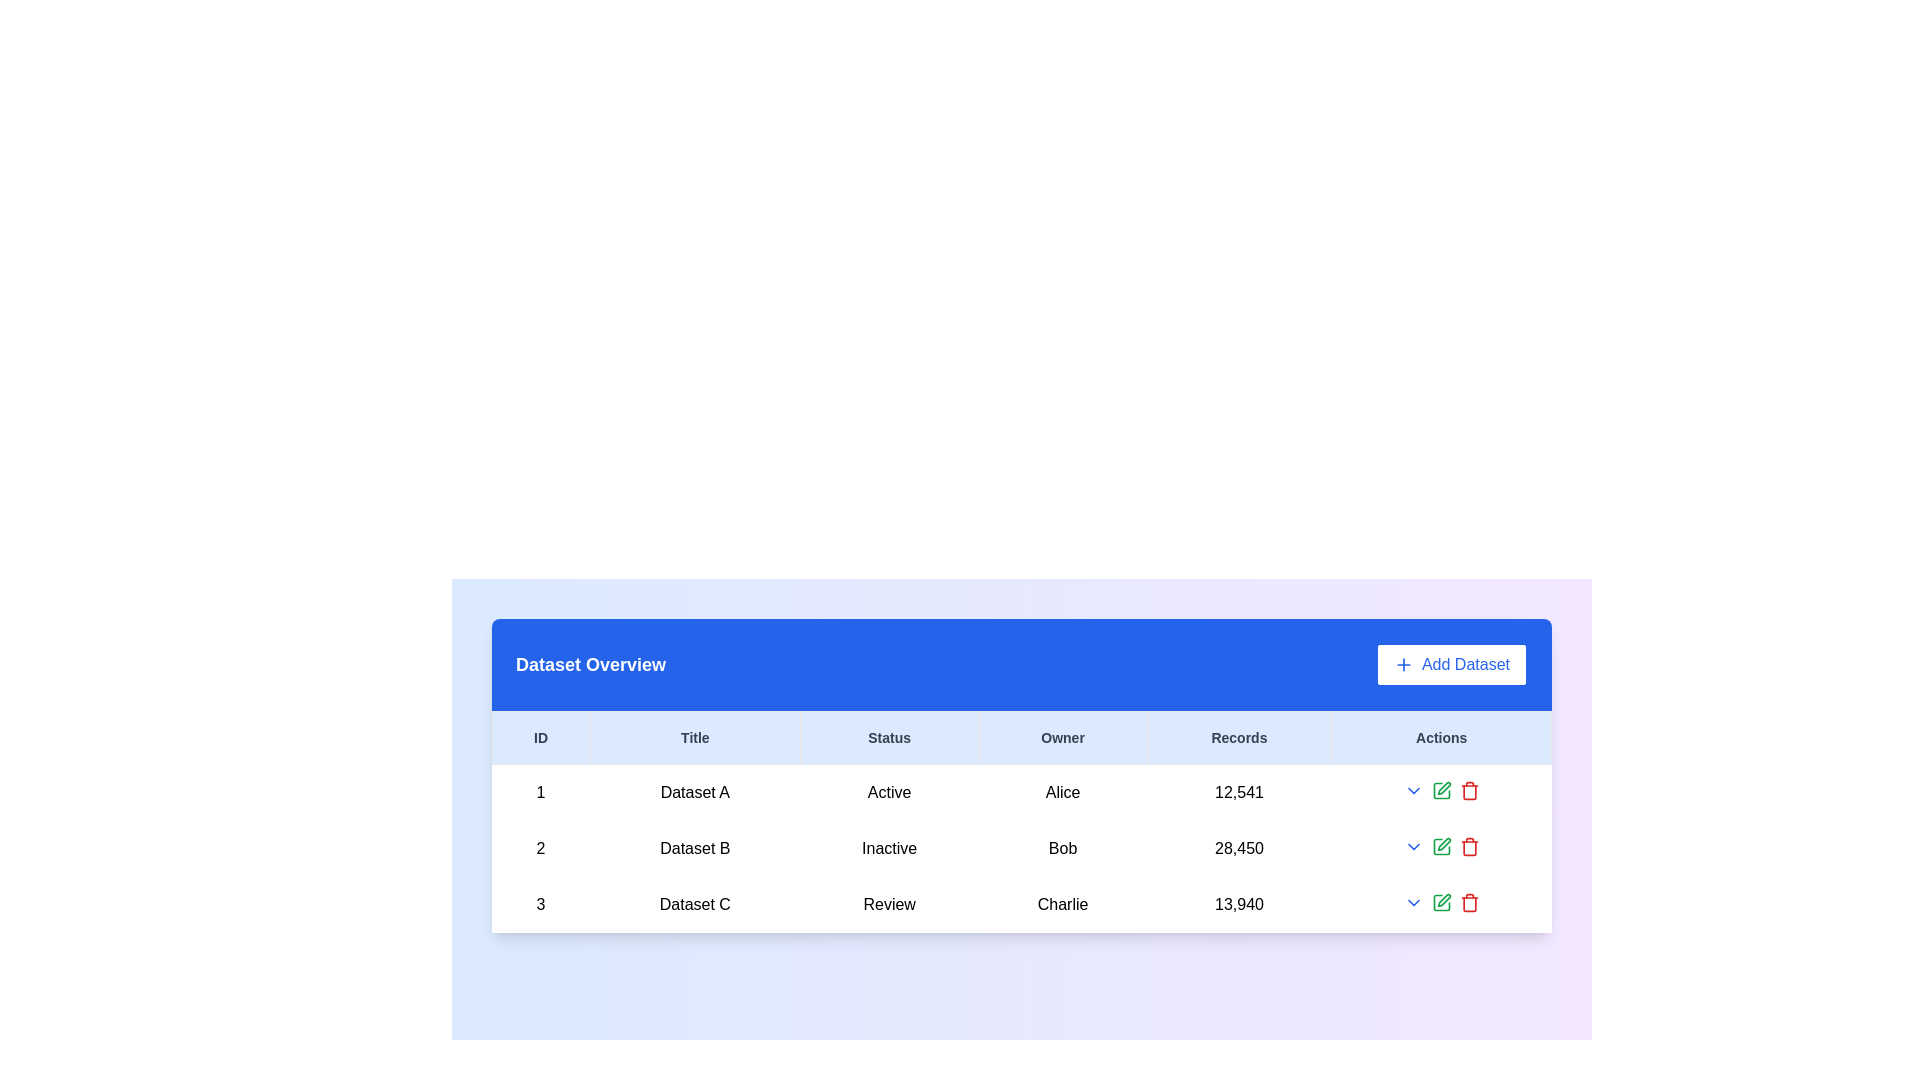 This screenshot has width=1920, height=1080. What do you see at coordinates (541, 737) in the screenshot?
I see `the static text label serving as the header for the 'ID' column in the table, which is the first element in its row beneath the blue banner labeled 'Dataset Overview'` at bounding box center [541, 737].